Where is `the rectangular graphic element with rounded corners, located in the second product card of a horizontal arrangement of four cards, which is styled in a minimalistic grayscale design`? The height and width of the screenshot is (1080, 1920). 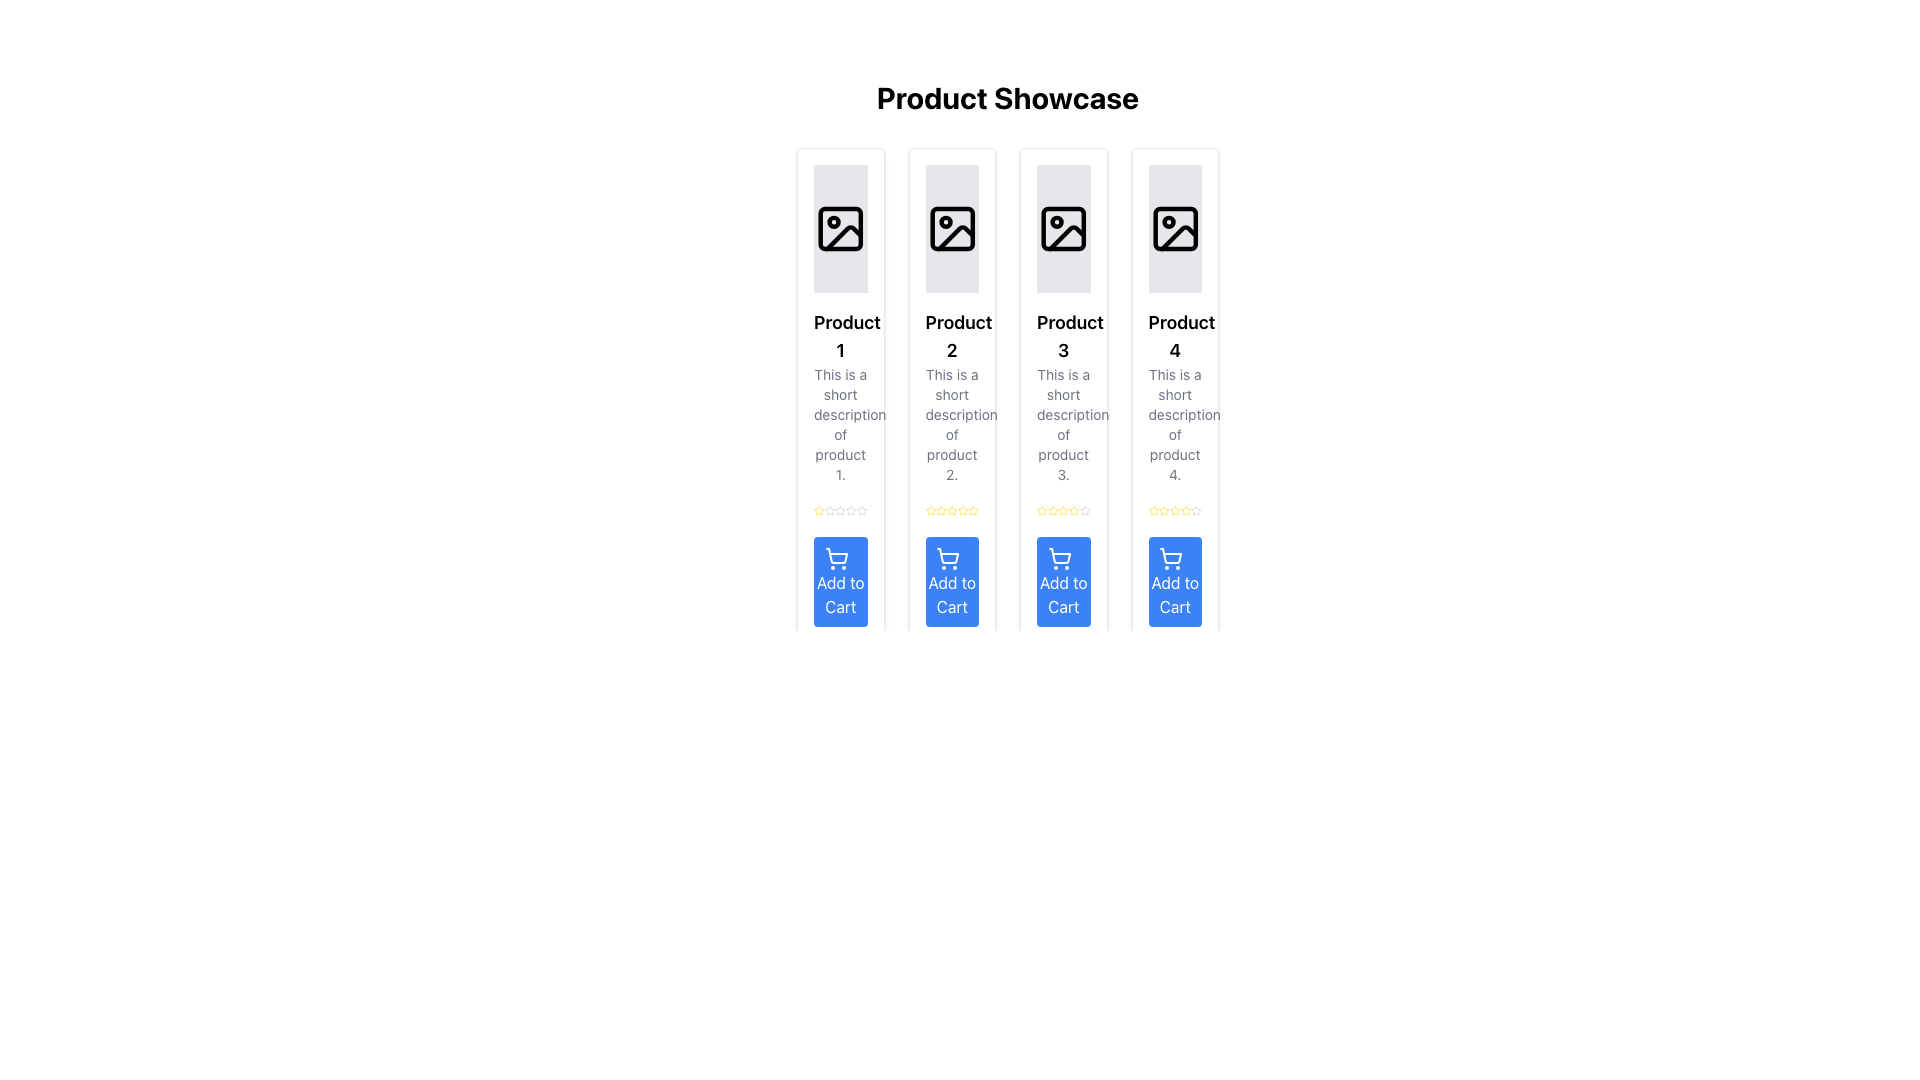 the rectangular graphic element with rounded corners, located in the second product card of a horizontal arrangement of four cards, which is styled in a minimalistic grayscale design is located at coordinates (951, 227).